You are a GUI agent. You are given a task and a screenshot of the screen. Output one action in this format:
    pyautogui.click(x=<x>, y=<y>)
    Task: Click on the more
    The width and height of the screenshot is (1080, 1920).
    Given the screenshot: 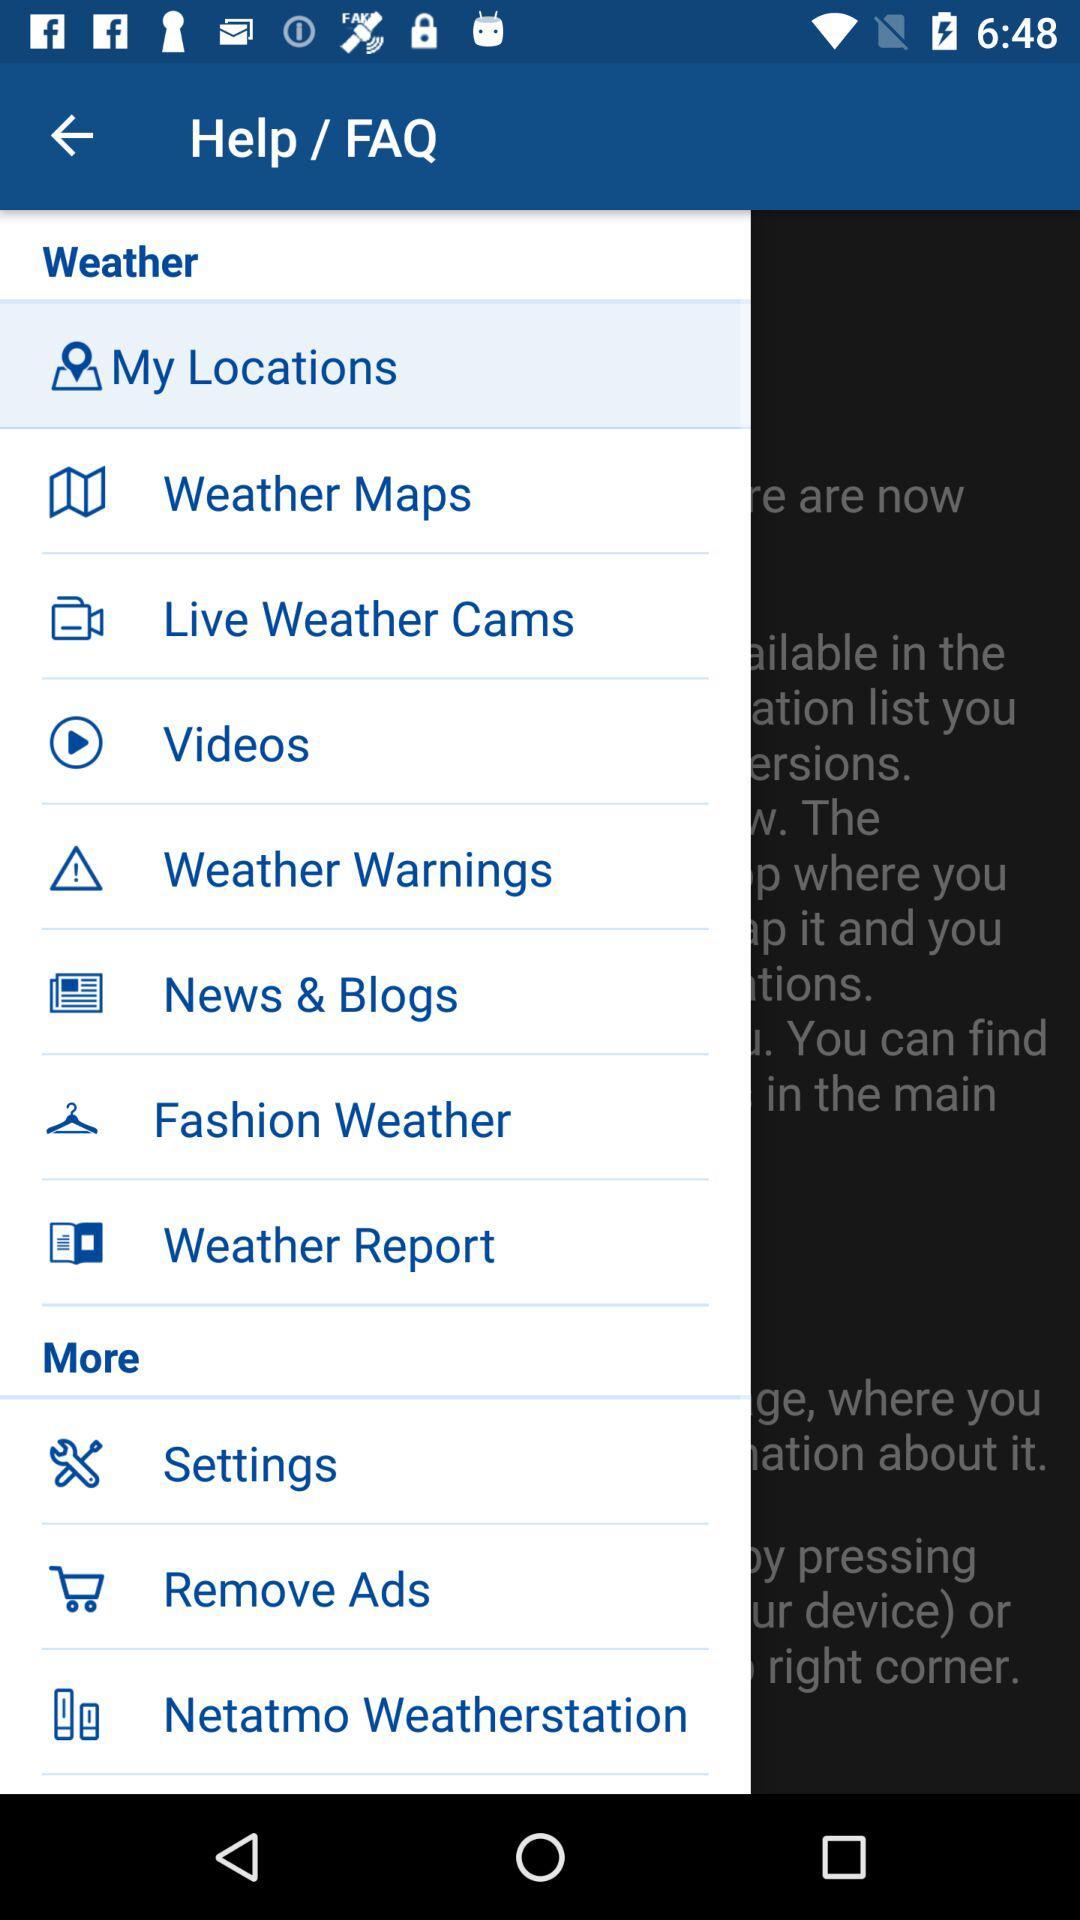 What is the action you would take?
    pyautogui.click(x=375, y=1360)
    